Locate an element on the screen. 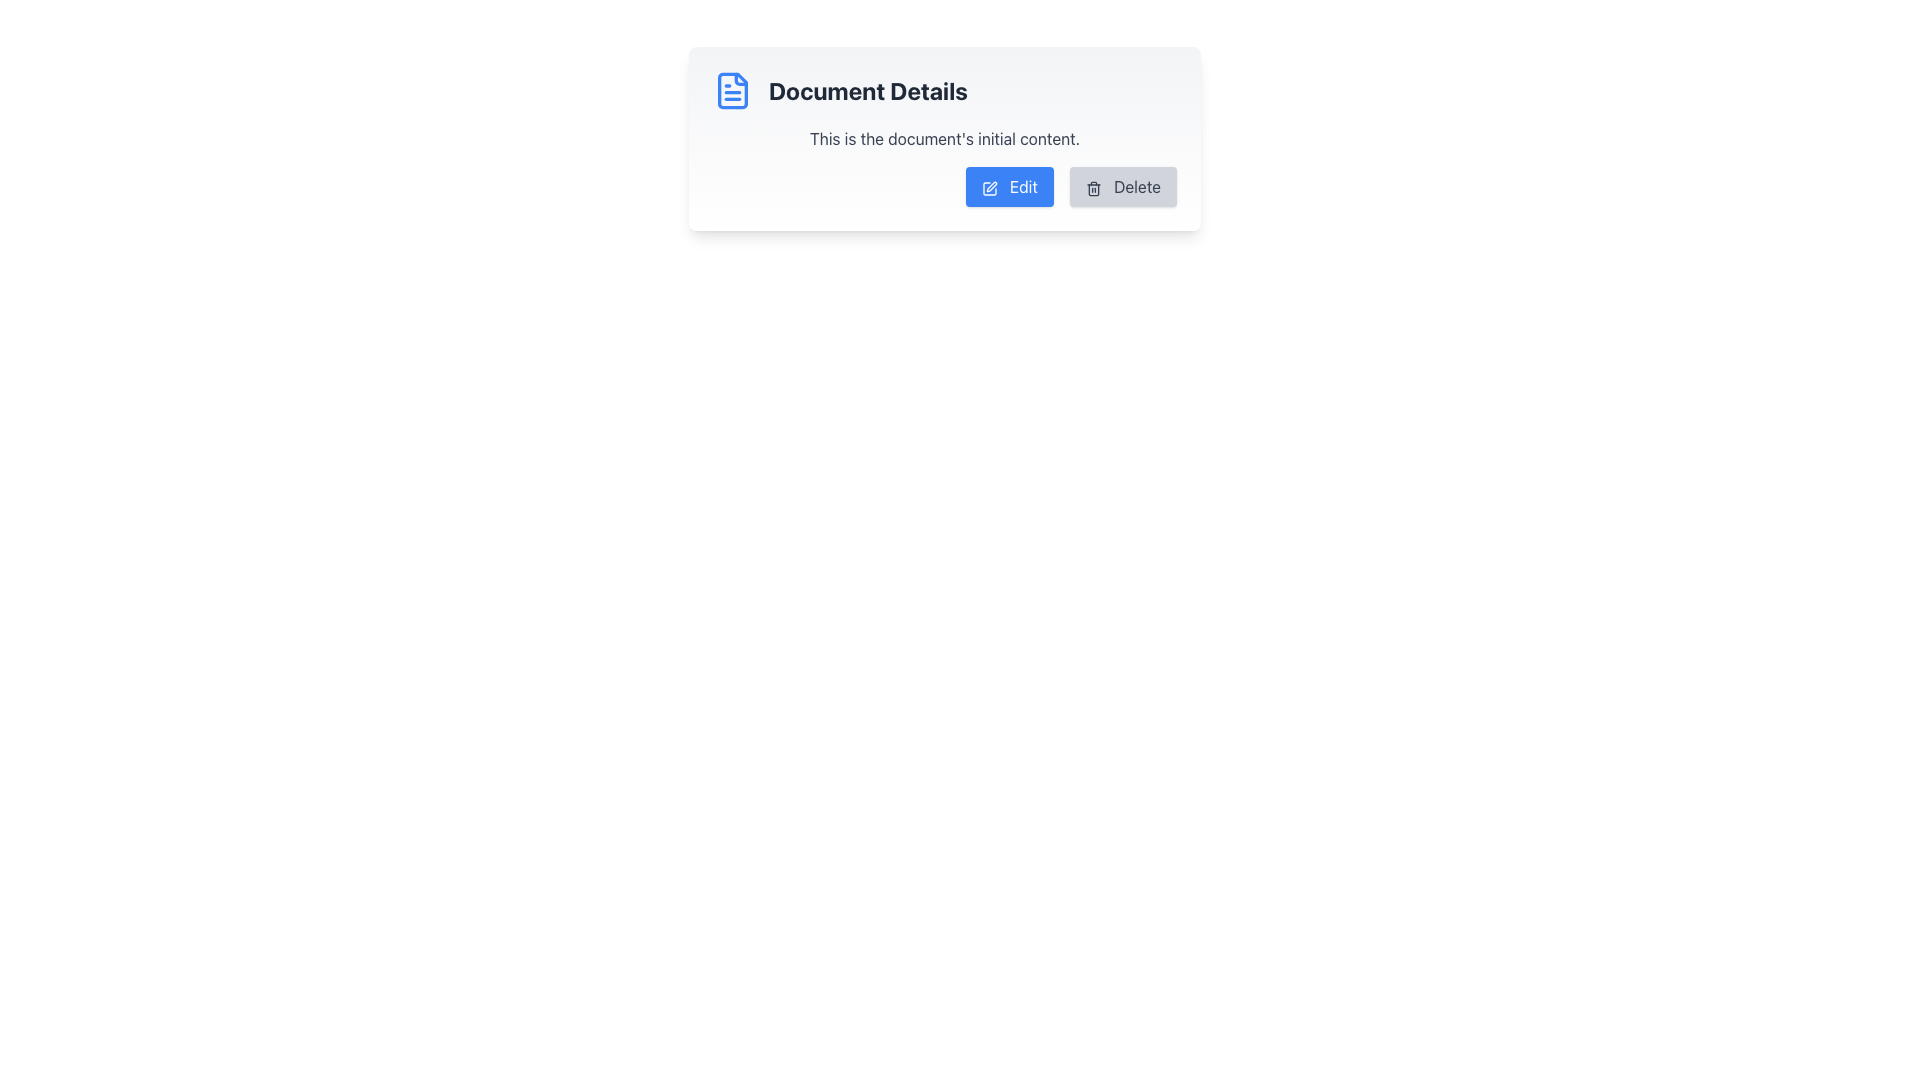 The image size is (1920, 1080). the text element displaying 'This is the document's initial content.' which is located below the heading 'Document Details' is located at coordinates (944, 137).